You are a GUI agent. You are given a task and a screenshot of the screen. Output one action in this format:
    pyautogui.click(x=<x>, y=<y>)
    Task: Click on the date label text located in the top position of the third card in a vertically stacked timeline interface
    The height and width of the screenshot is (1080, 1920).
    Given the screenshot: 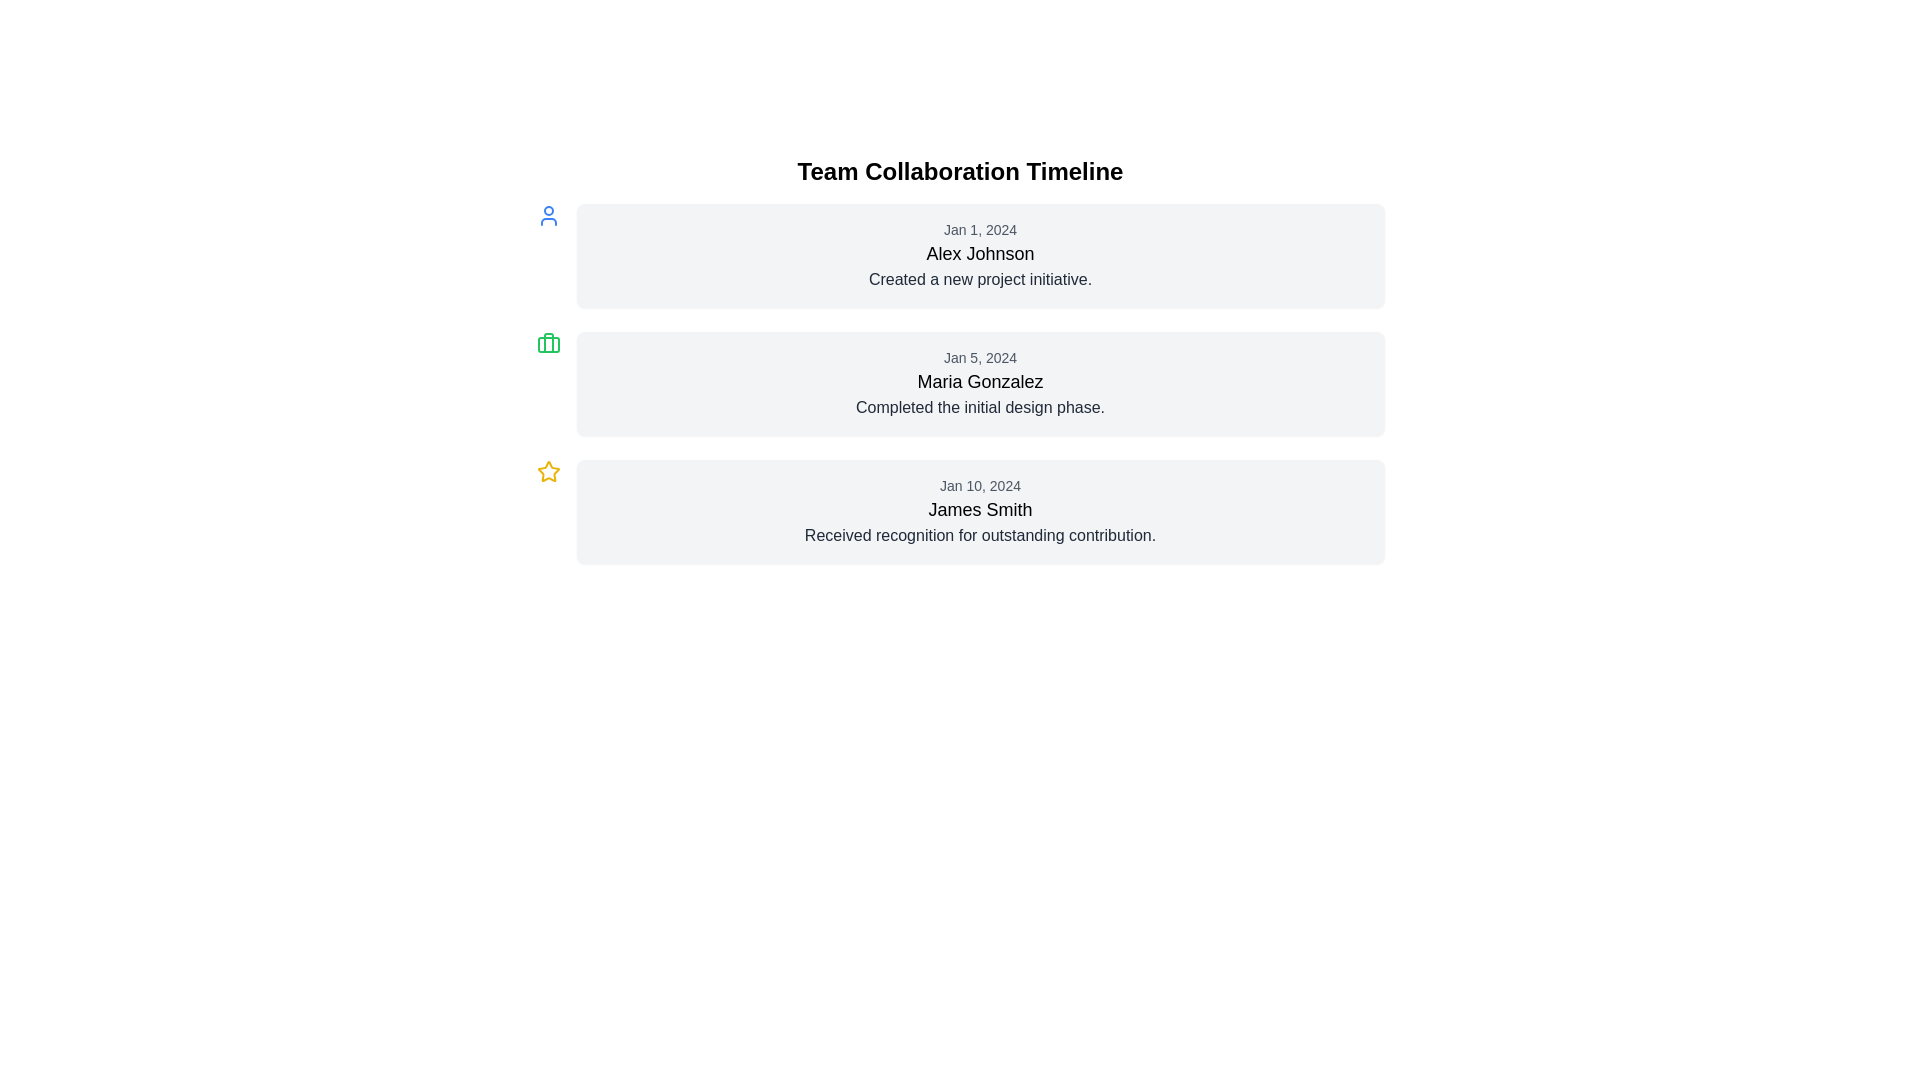 What is the action you would take?
    pyautogui.click(x=980, y=486)
    